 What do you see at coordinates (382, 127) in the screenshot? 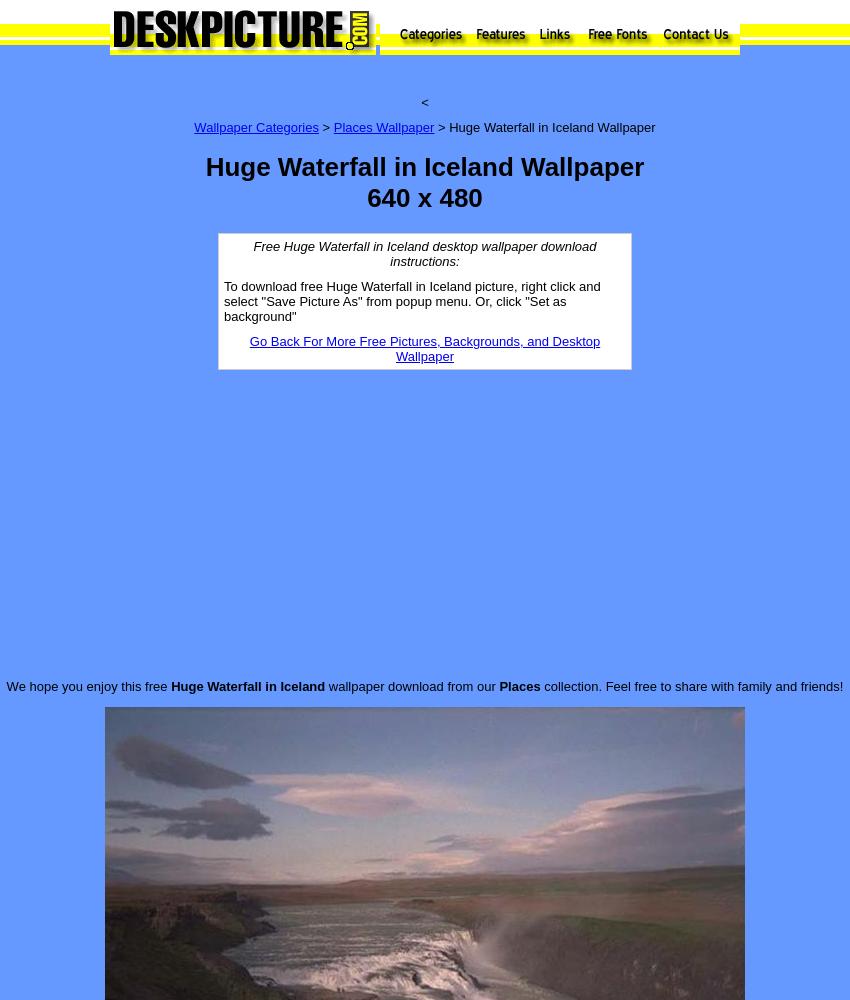
I see `'Places Wallpaper'` at bounding box center [382, 127].